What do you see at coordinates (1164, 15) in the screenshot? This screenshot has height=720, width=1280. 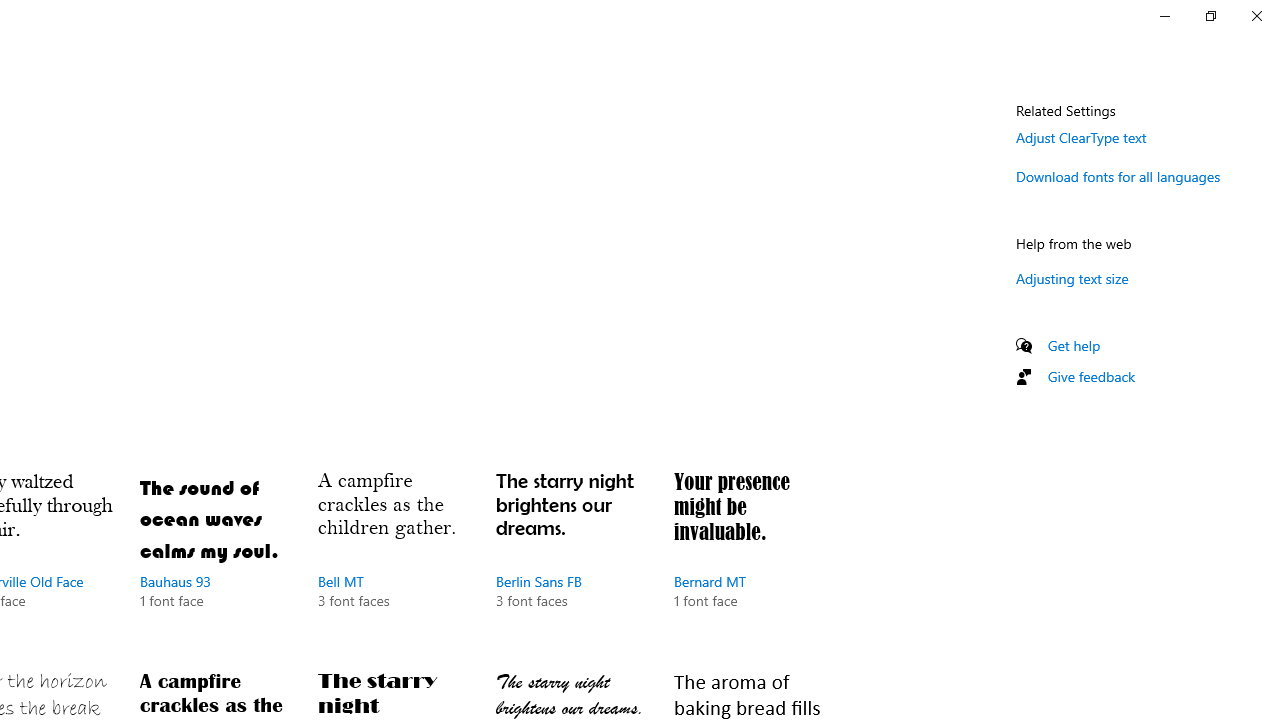 I see `'Minimize Settings'` at bounding box center [1164, 15].